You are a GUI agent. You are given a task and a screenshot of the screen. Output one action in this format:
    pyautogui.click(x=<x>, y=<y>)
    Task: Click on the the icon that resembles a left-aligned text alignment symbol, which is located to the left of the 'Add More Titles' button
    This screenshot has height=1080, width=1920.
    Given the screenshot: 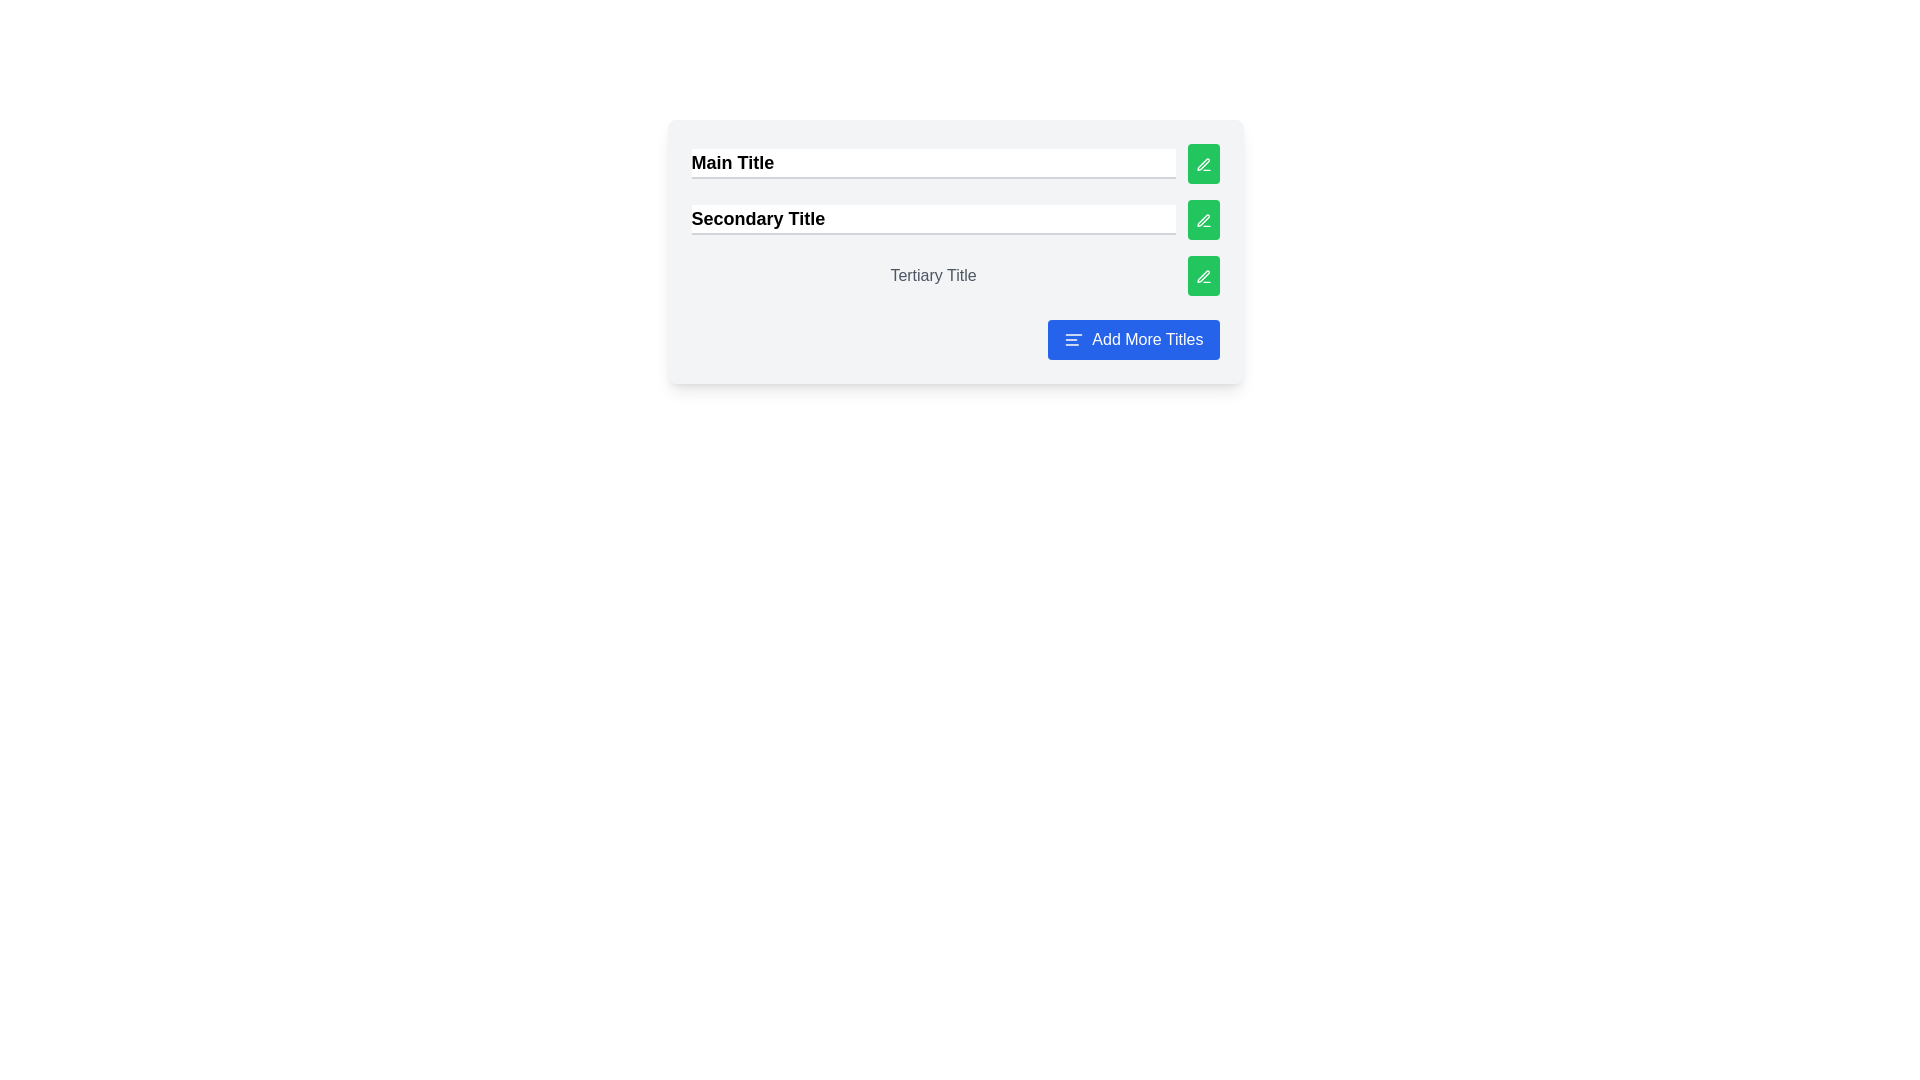 What is the action you would take?
    pyautogui.click(x=1073, y=338)
    